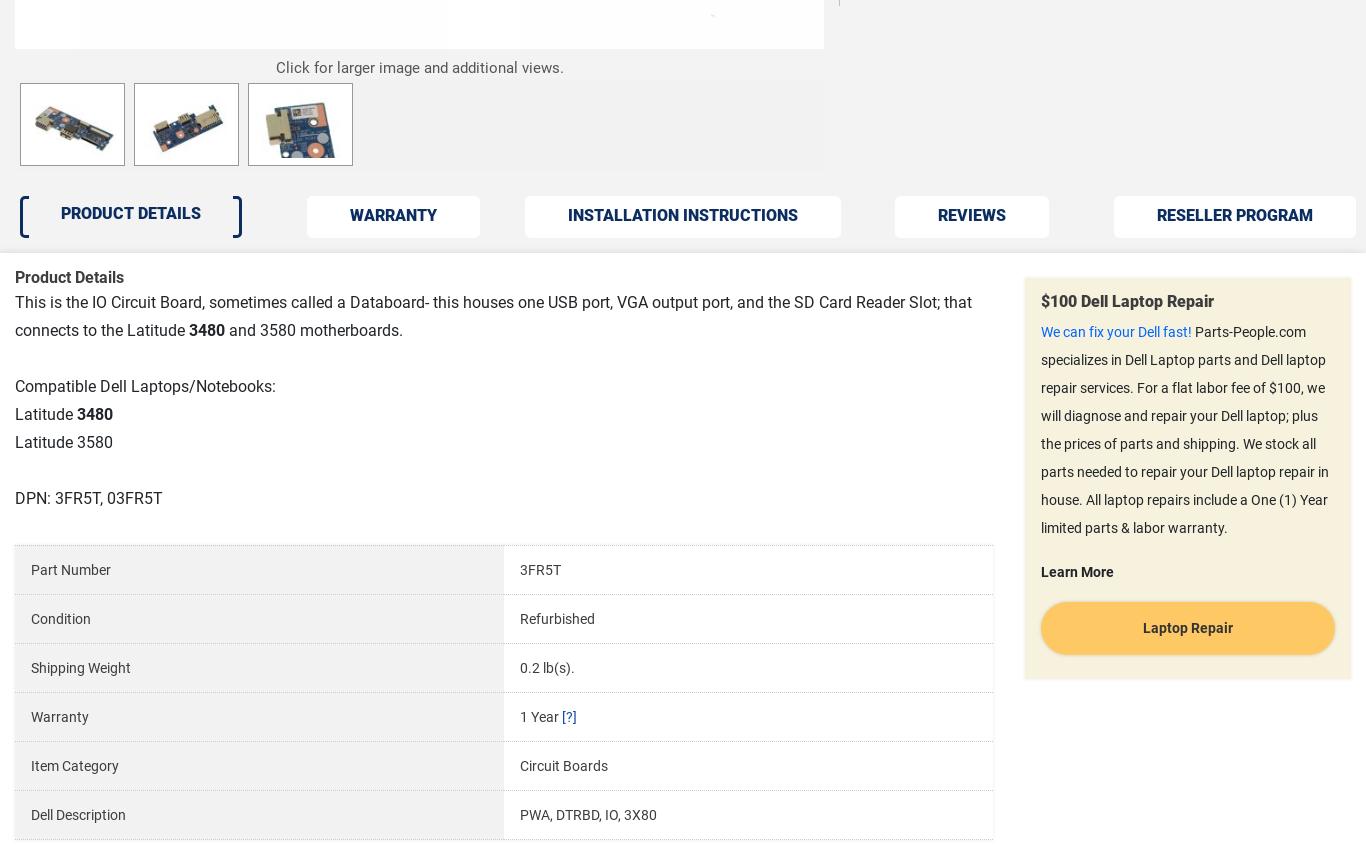 The height and width of the screenshot is (846, 1366). Describe the element at coordinates (306, 612) in the screenshot. I see `'© Copyright 2002 - 2023 Parts-People.com, Inc. 2929 Longhorn Blvd #101, Austin, Texas 78758 All rights reserved |'` at that location.